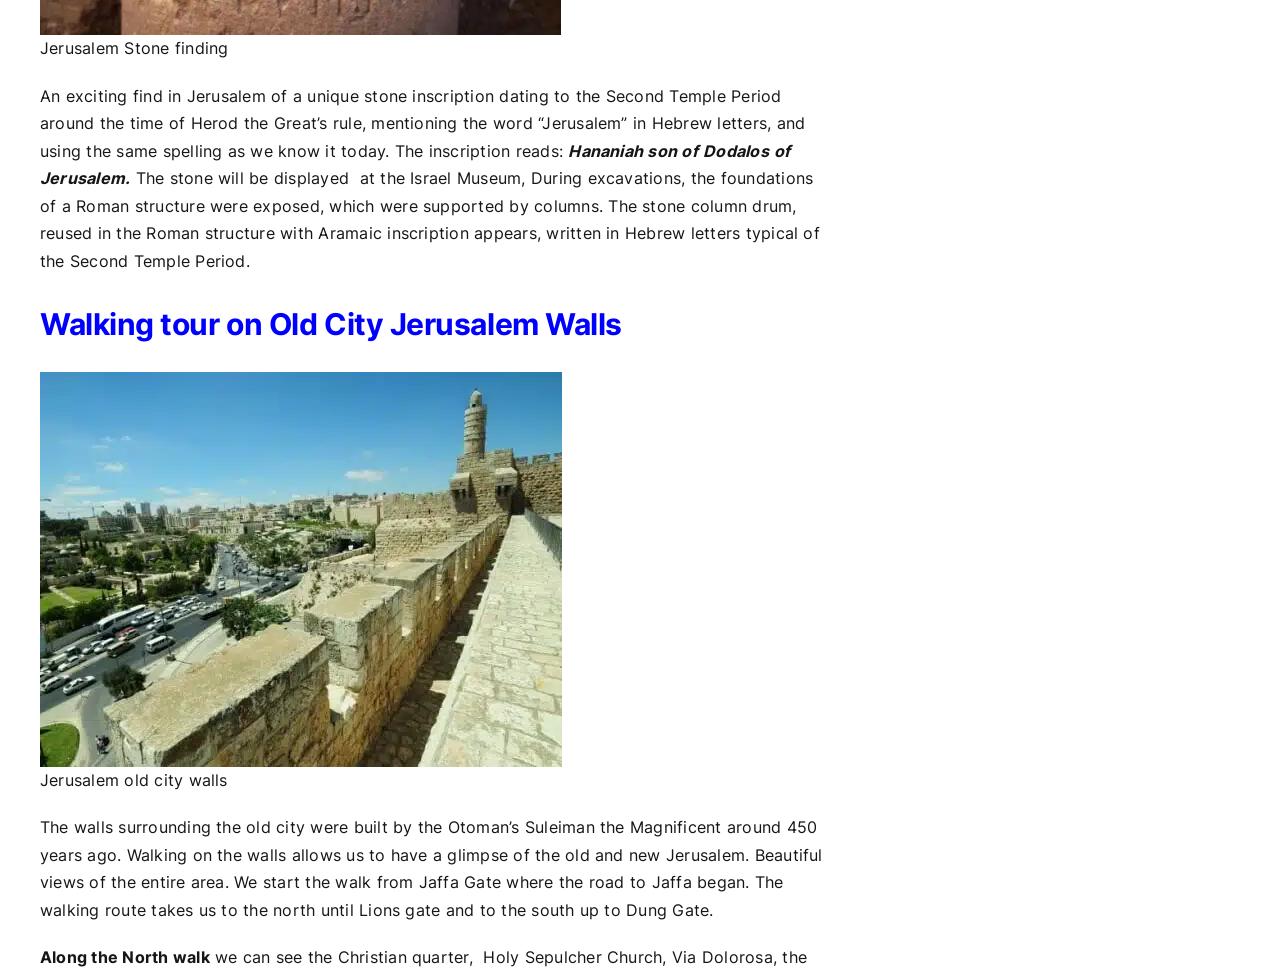 The width and height of the screenshot is (1280, 978). I want to click on 'of Jerusalem.', so click(413, 164).